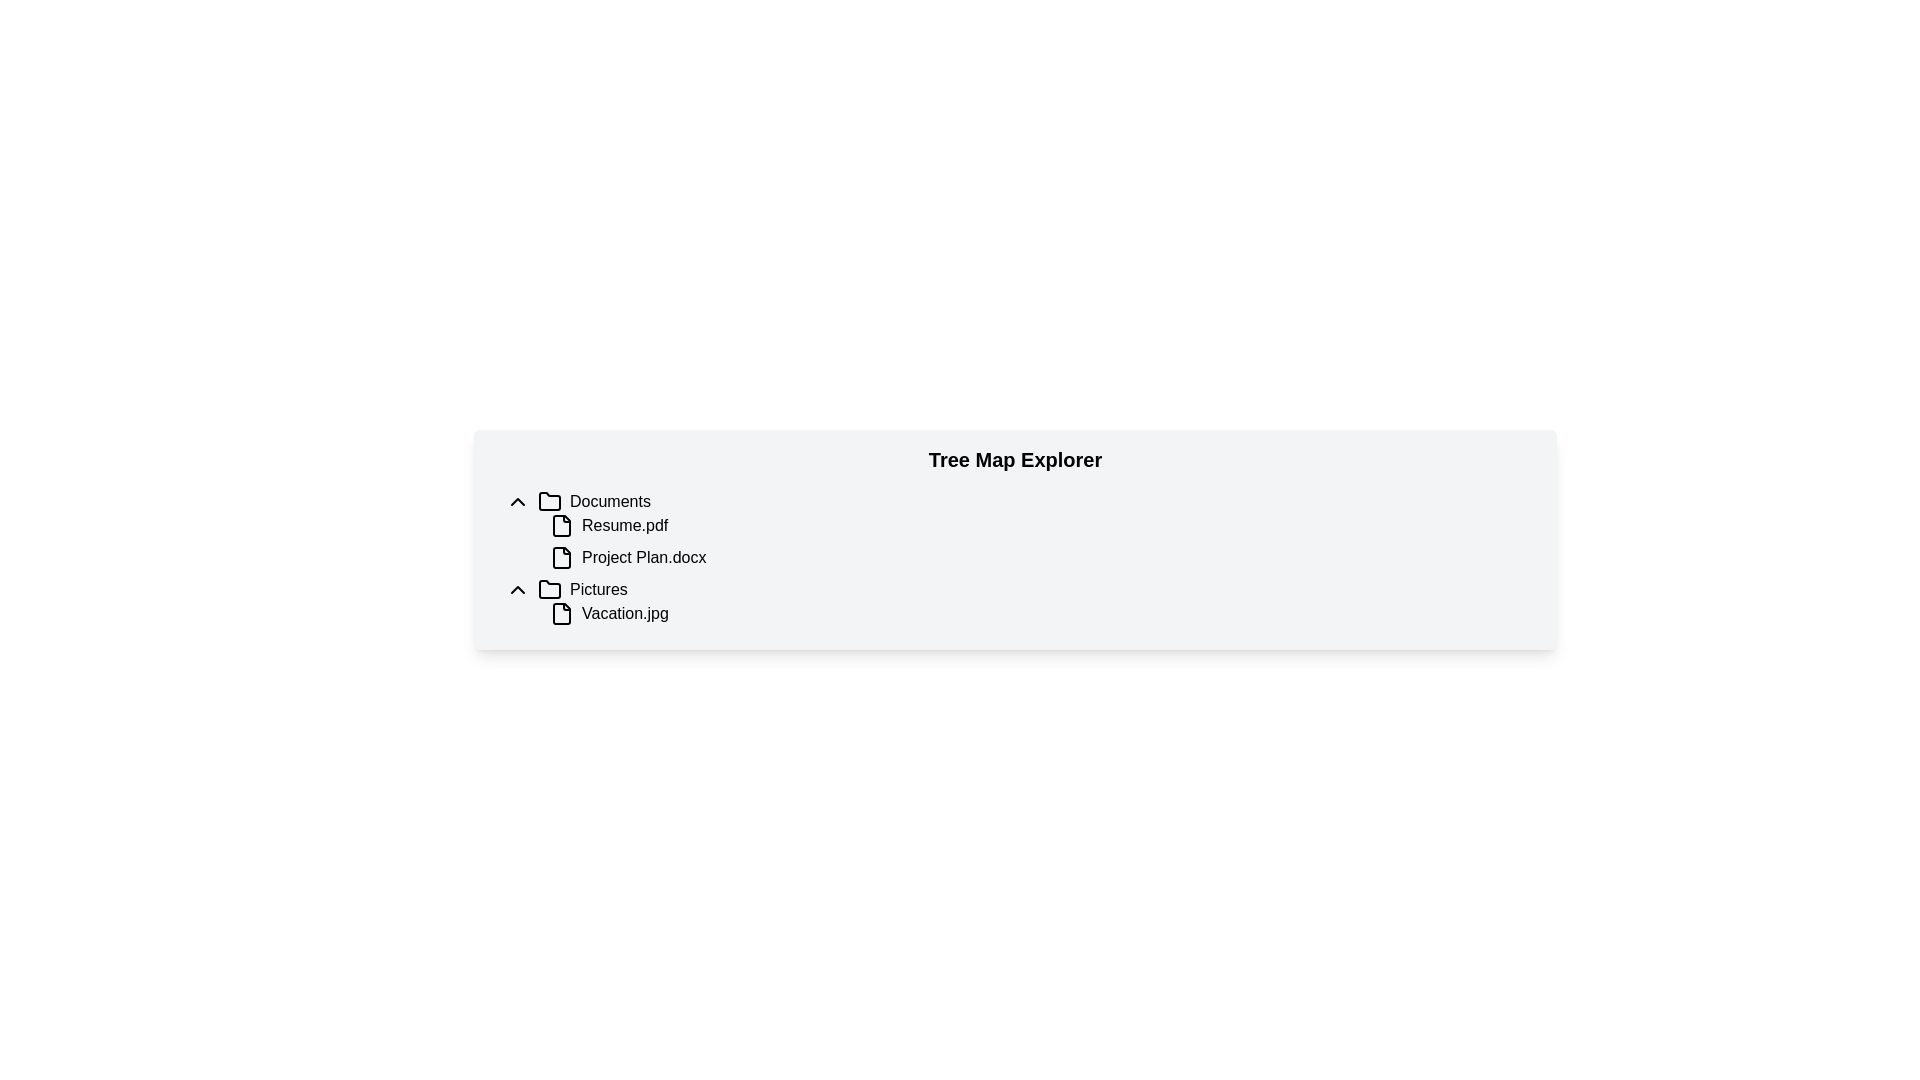 Image resolution: width=1920 pixels, height=1080 pixels. What do you see at coordinates (560, 524) in the screenshot?
I see `the document file icon, which is a small icon with a rectangular outline filled with white and bordered in black, located before the label 'Resume.pdf'` at bounding box center [560, 524].